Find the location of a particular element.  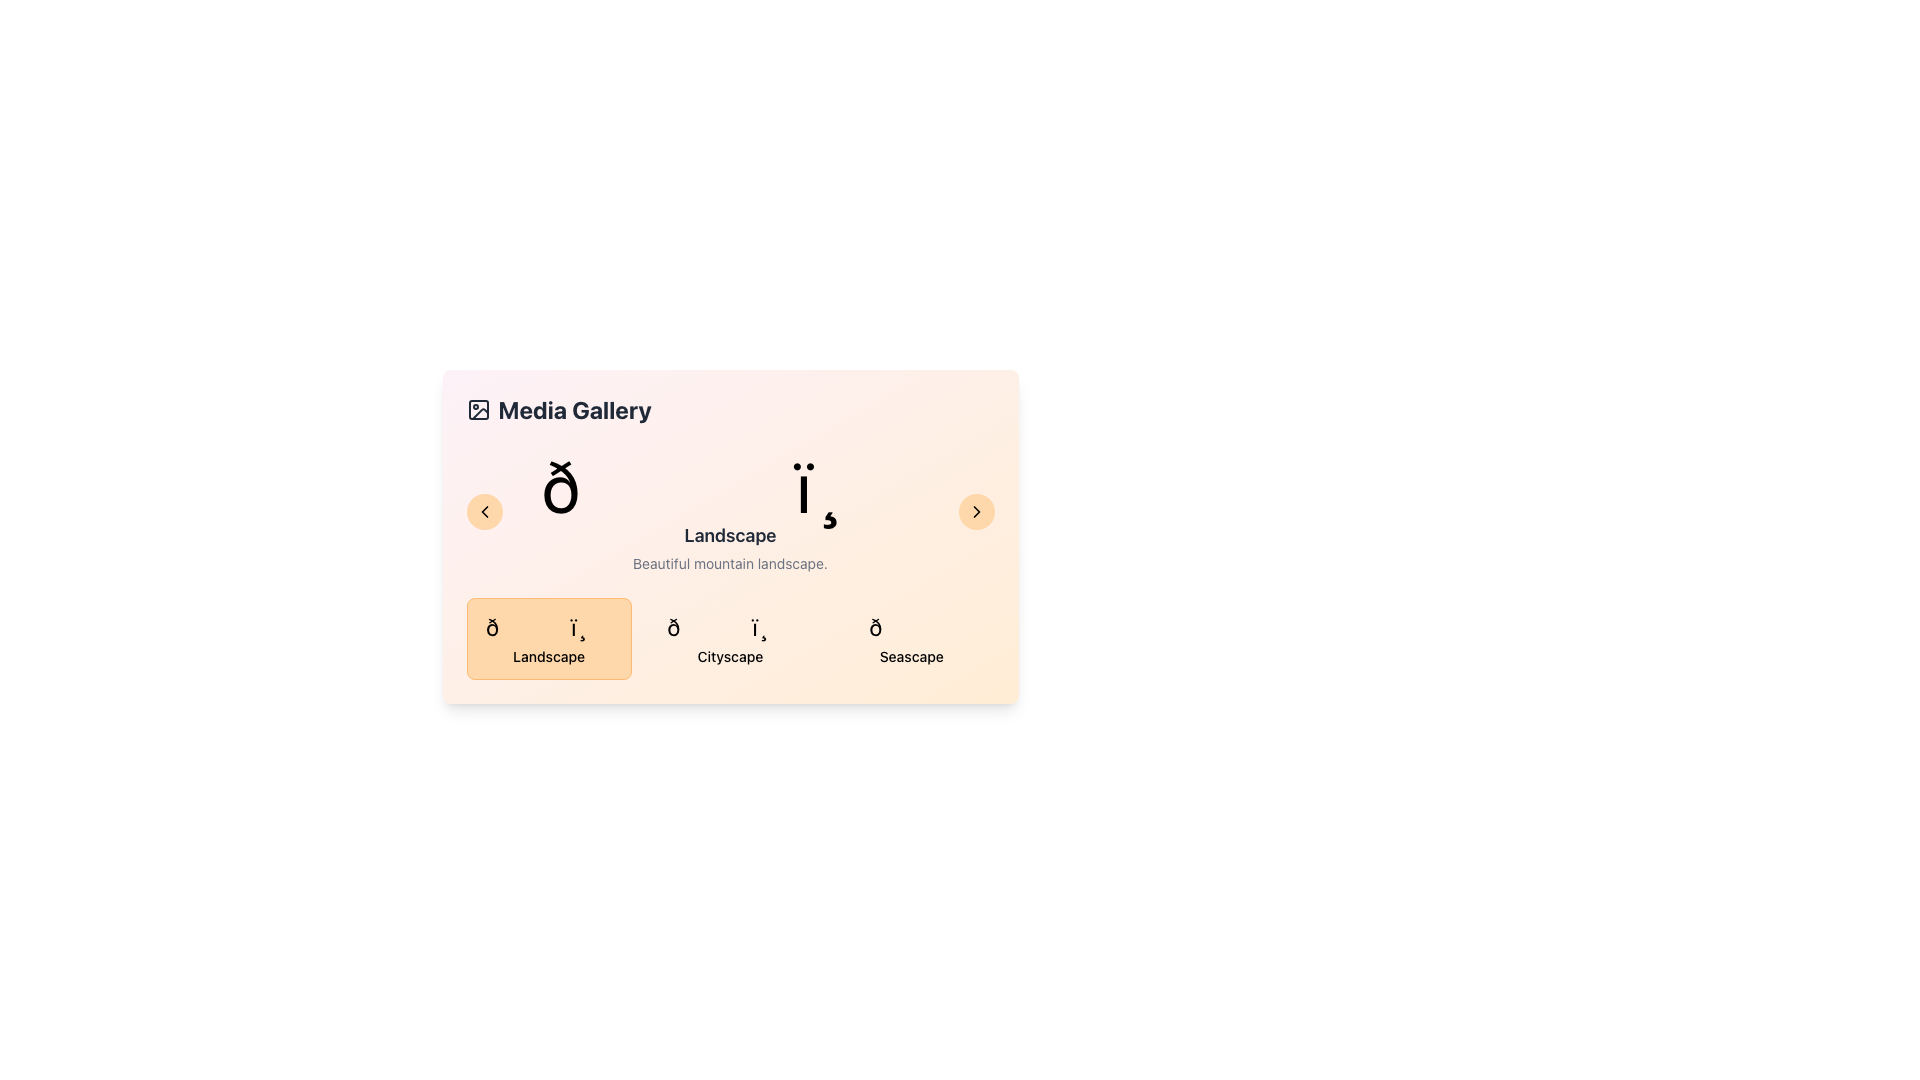

the right navigation chevron icon located in the top-right corner of the media gallery card is located at coordinates (976, 511).